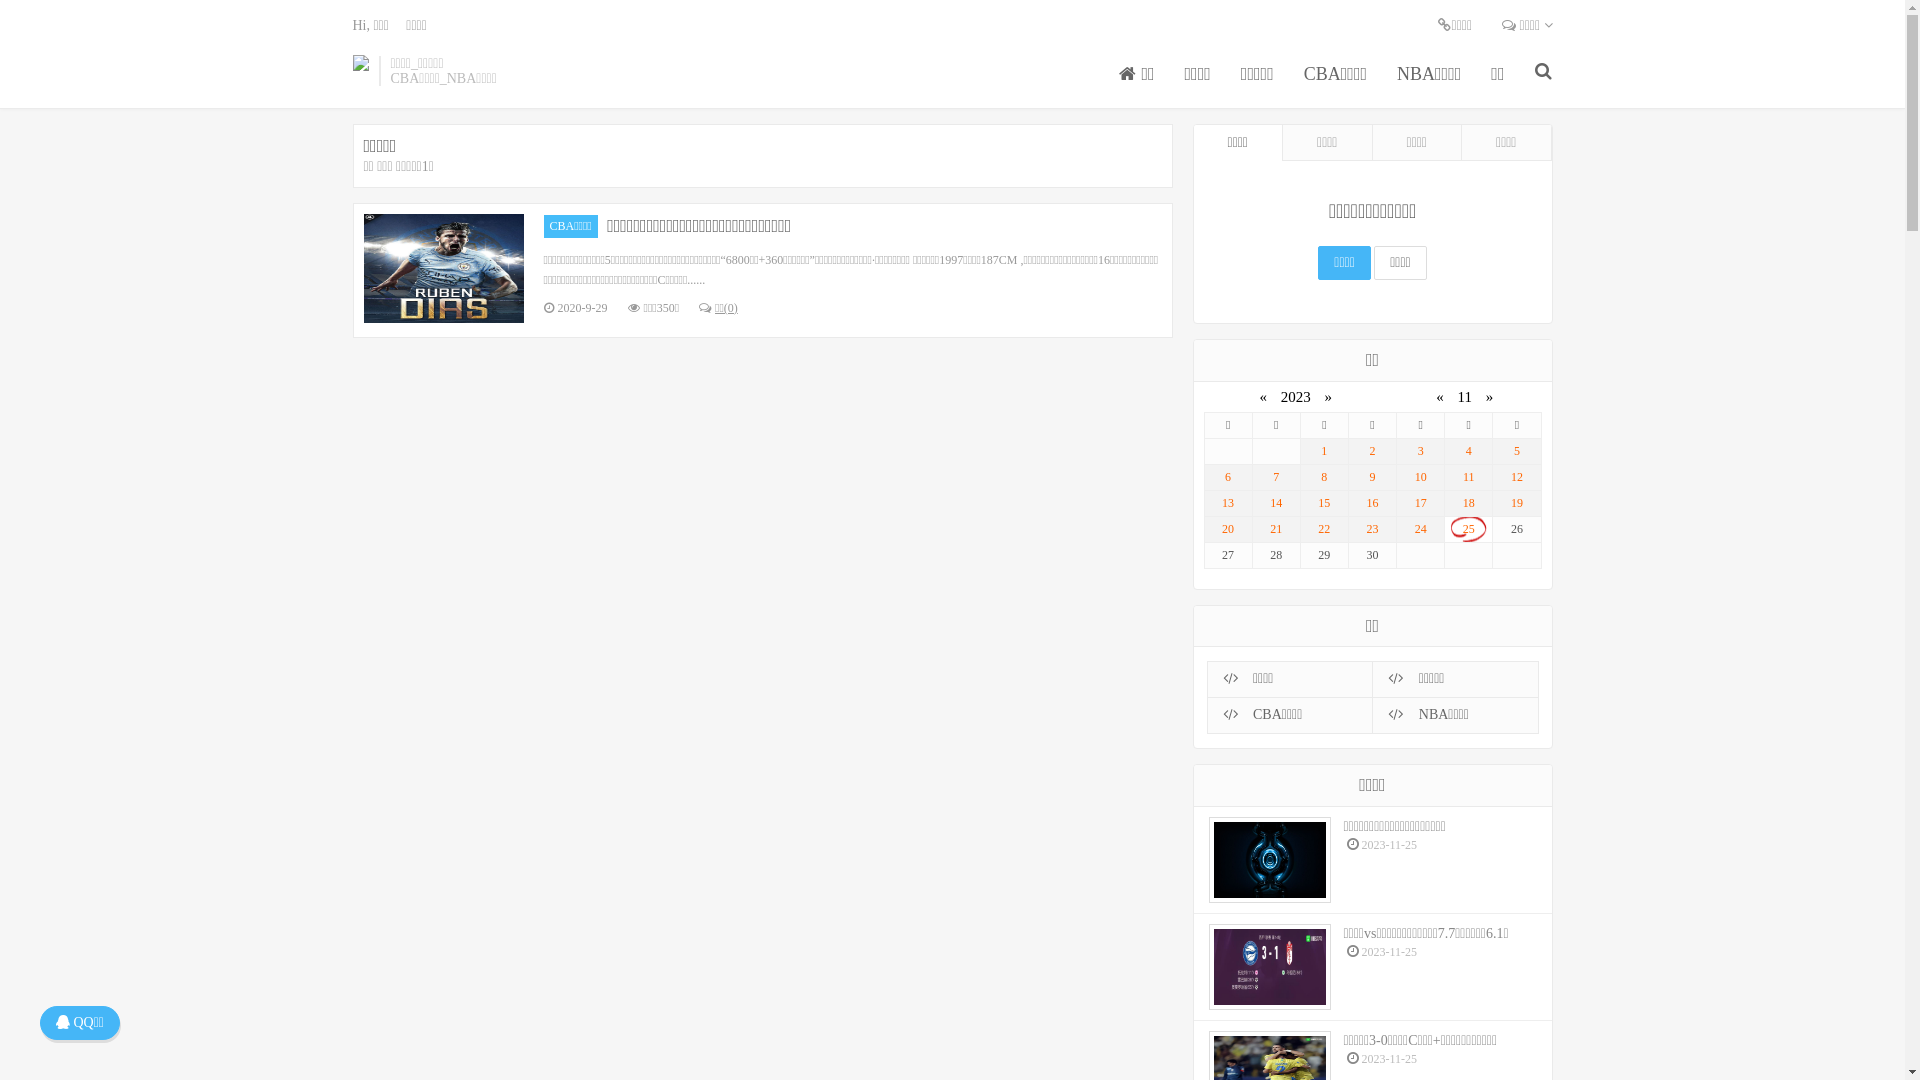 This screenshot has height=1080, width=1920. What do you see at coordinates (1324, 502) in the screenshot?
I see `'15'` at bounding box center [1324, 502].